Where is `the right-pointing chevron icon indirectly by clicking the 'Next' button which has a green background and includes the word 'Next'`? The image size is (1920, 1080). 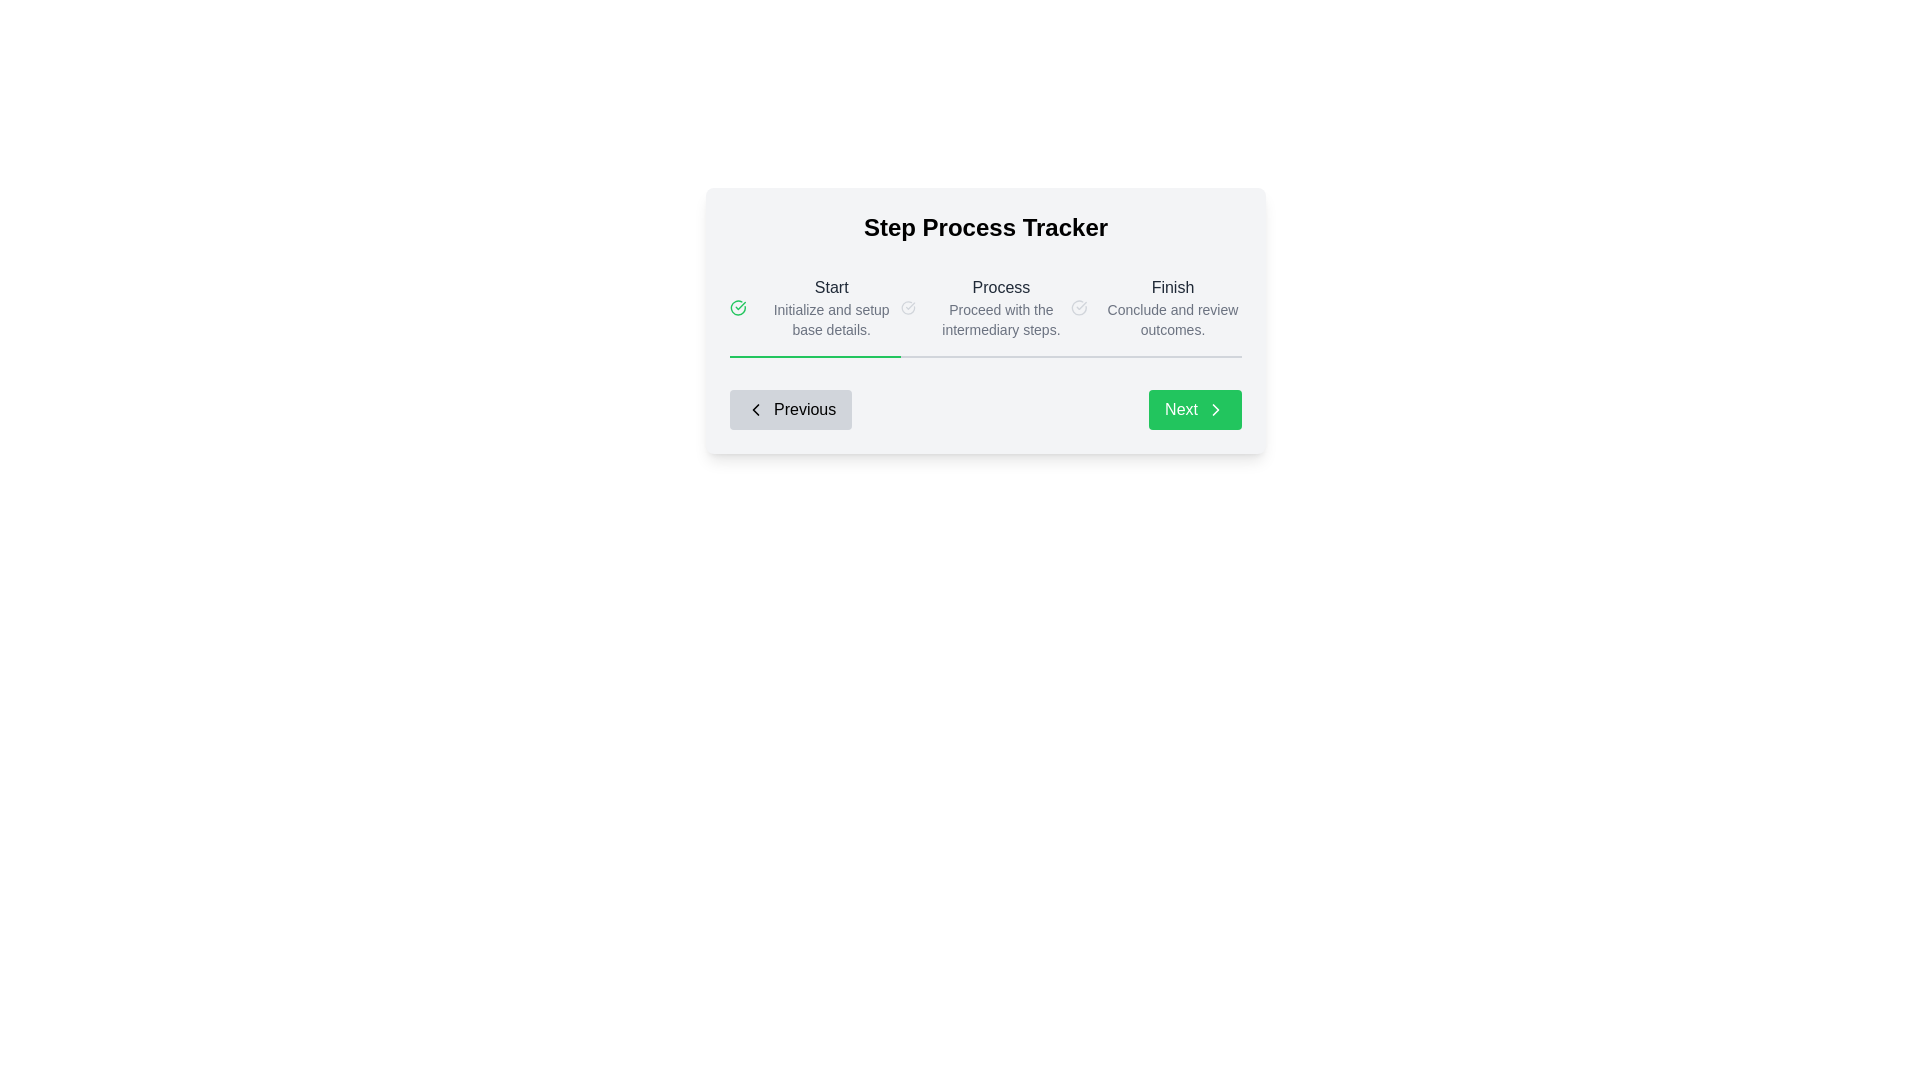
the right-pointing chevron icon indirectly by clicking the 'Next' button which has a green background and includes the word 'Next' is located at coordinates (1214, 408).